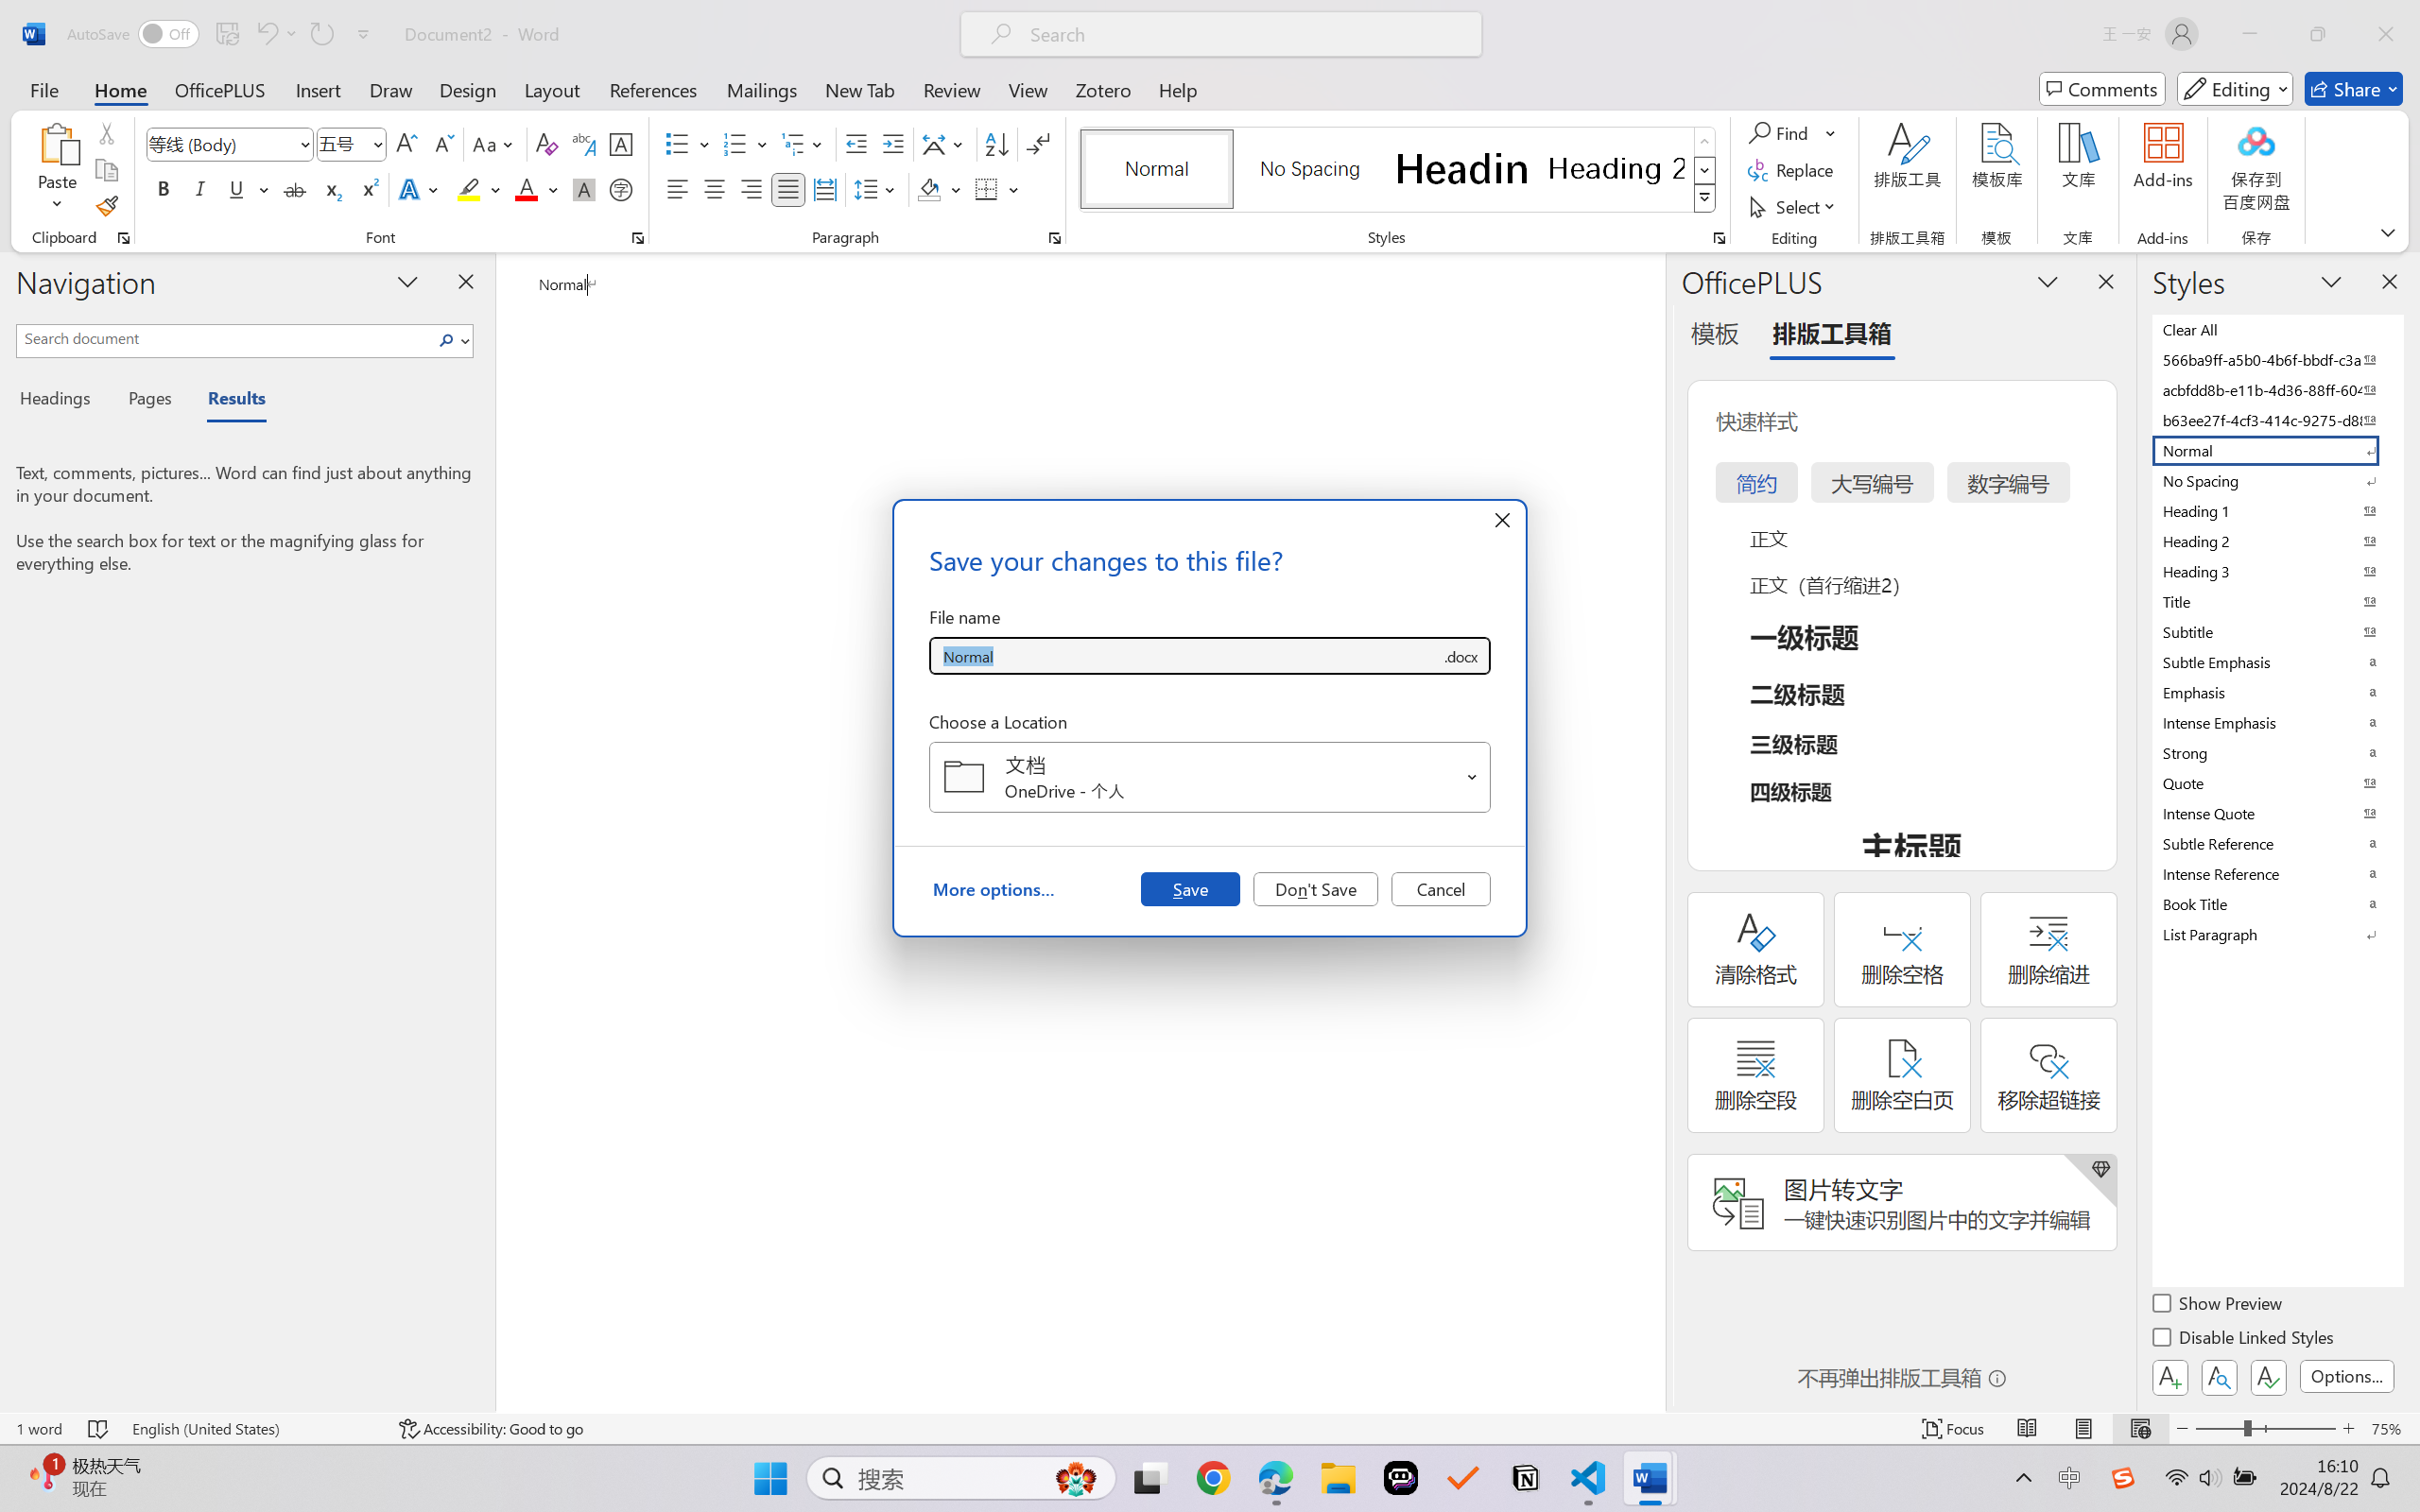  What do you see at coordinates (536, 188) in the screenshot?
I see `'Font Color'` at bounding box center [536, 188].